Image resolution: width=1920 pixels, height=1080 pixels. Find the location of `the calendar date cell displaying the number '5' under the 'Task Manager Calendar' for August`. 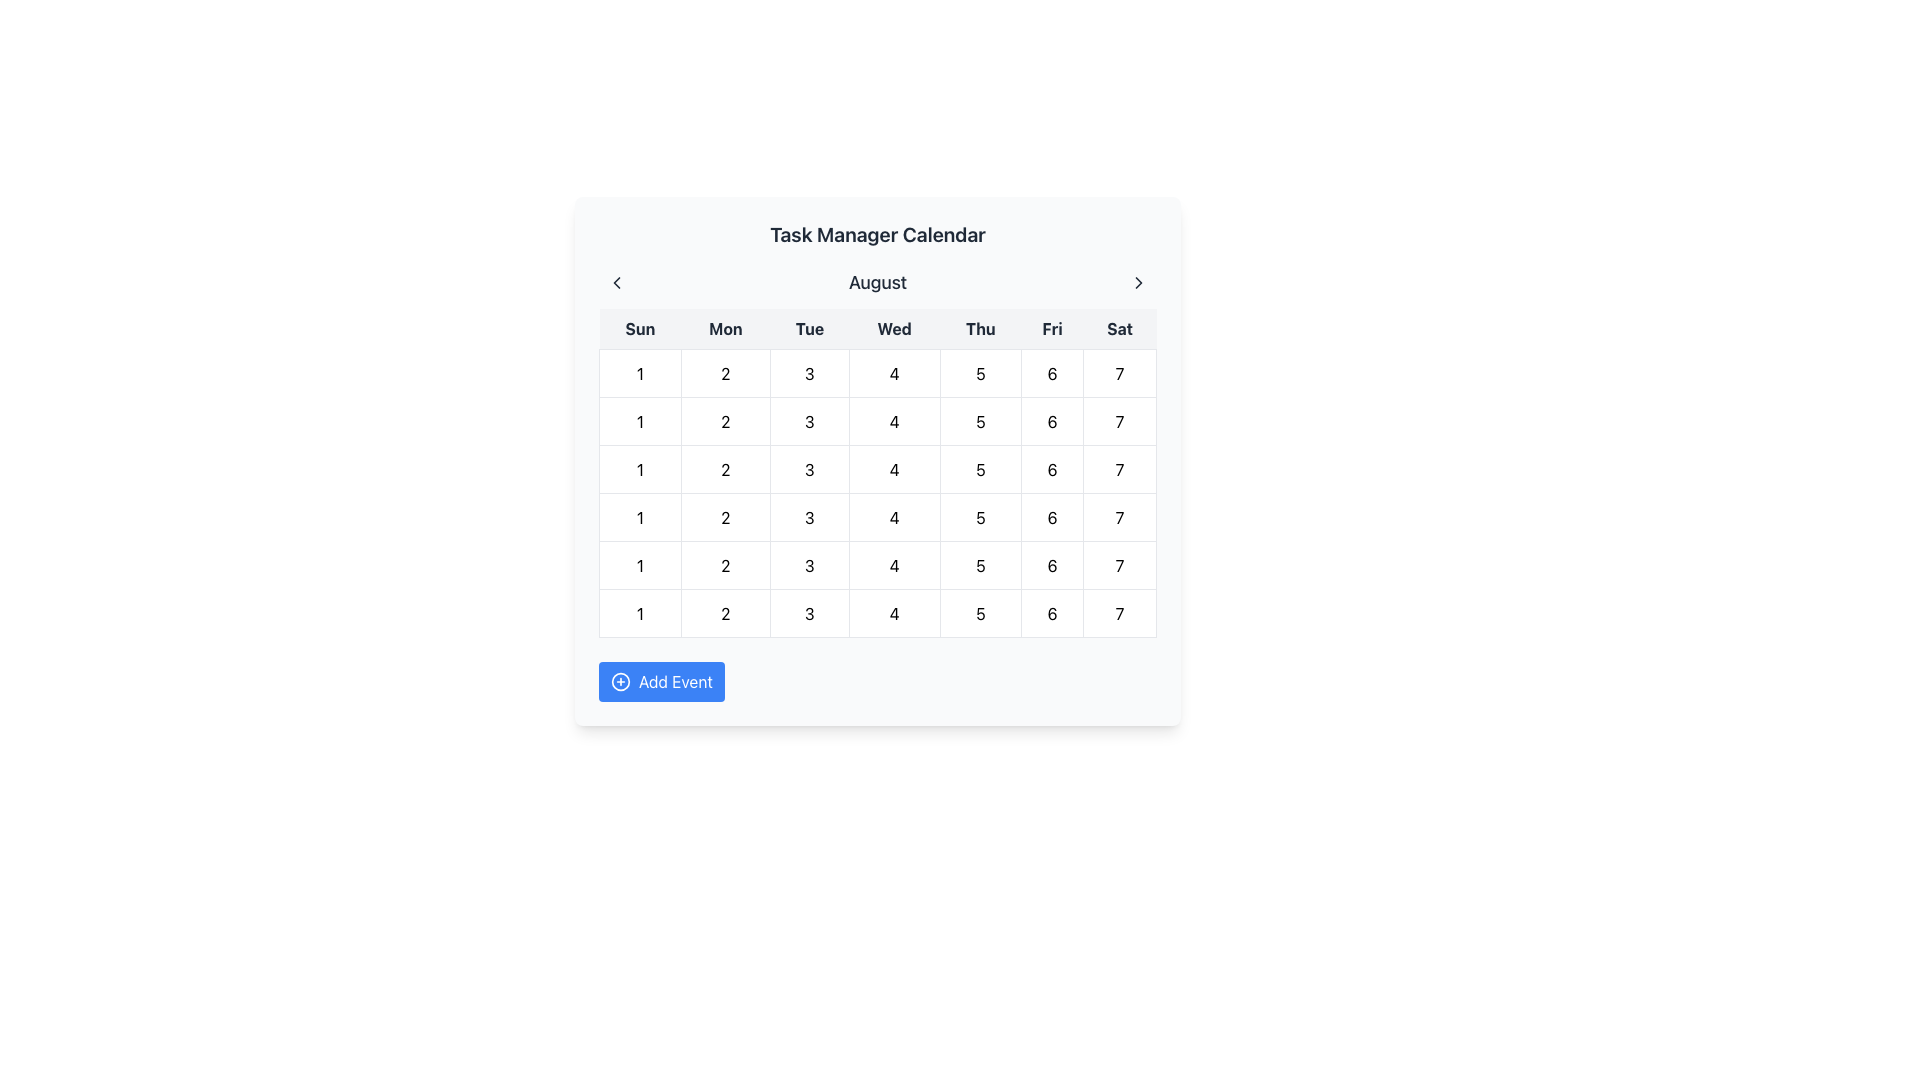

the calendar date cell displaying the number '5' under the 'Task Manager Calendar' for August is located at coordinates (980, 469).